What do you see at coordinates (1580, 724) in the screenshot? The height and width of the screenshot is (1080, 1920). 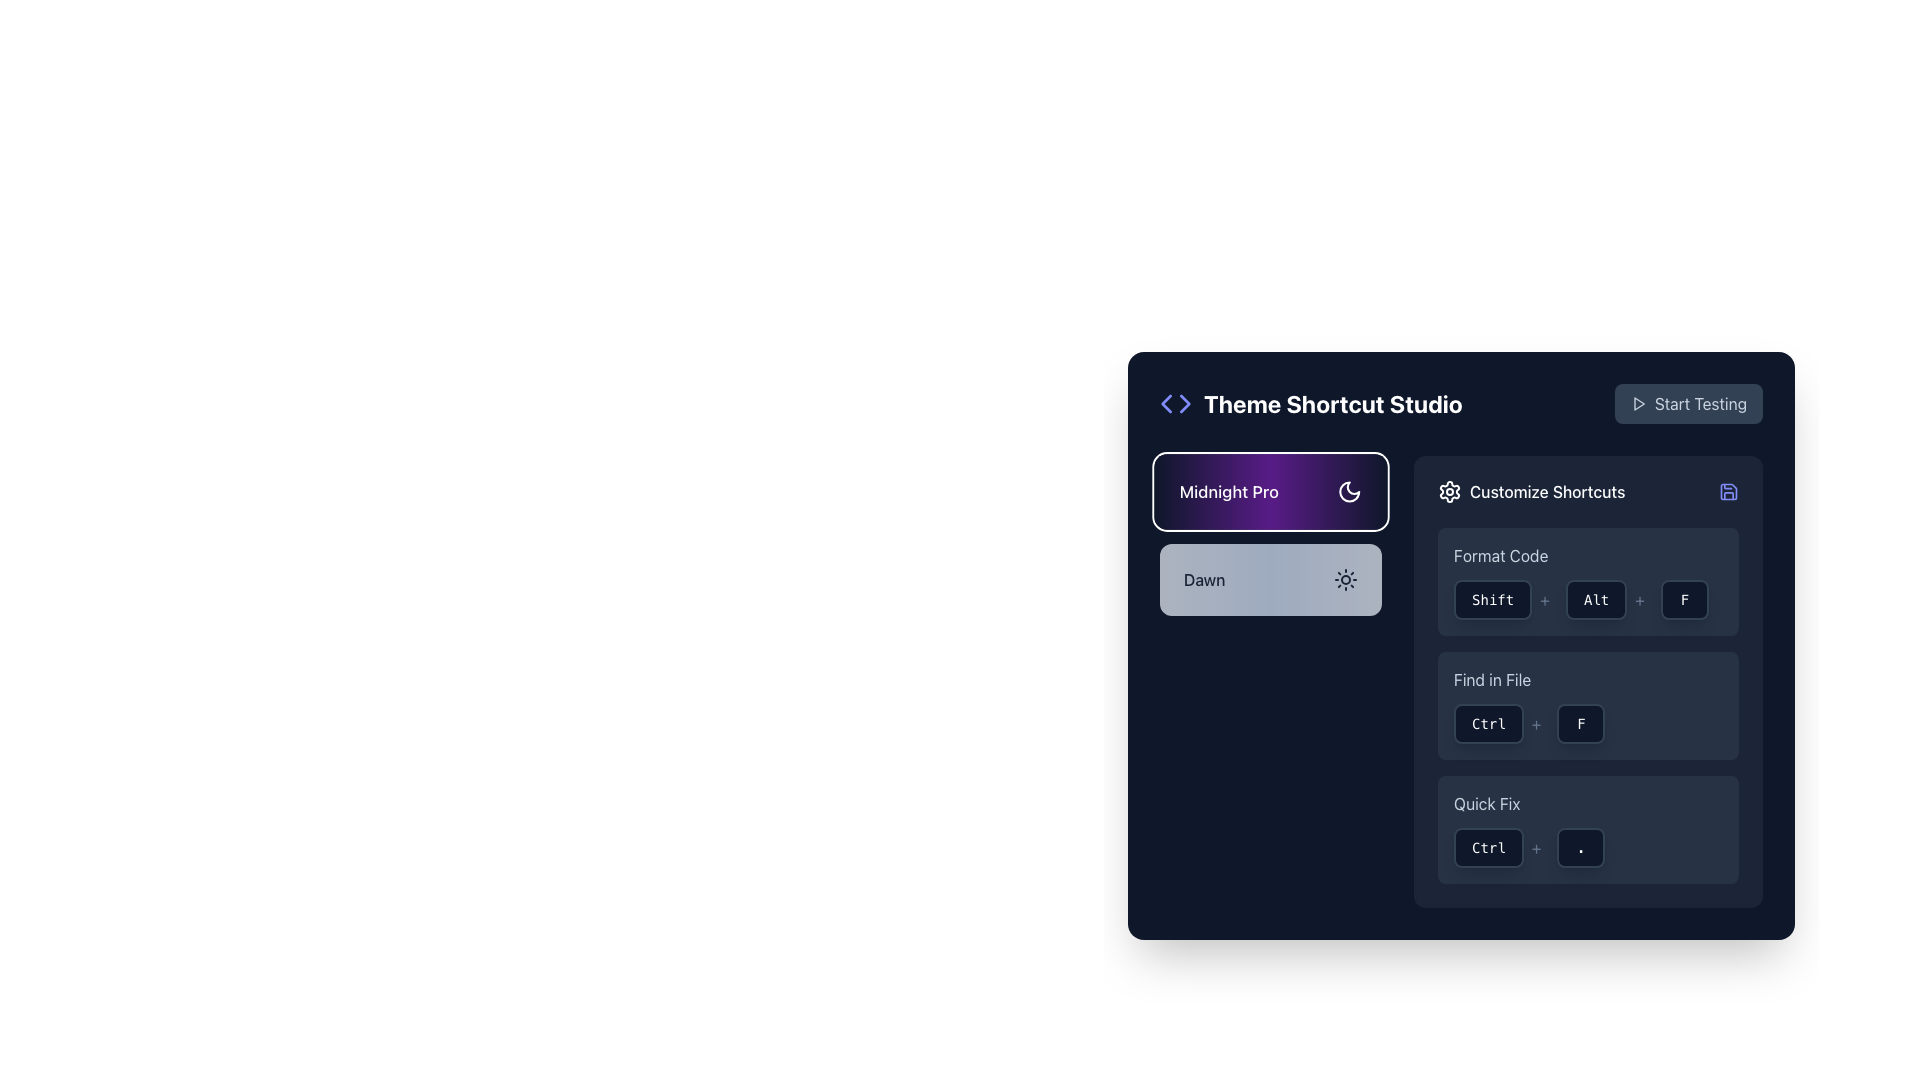 I see `the 'F' key button that is part of the 'Ctrl+F' keyboard shortcut sequence in the 'Find in File' panel` at bounding box center [1580, 724].